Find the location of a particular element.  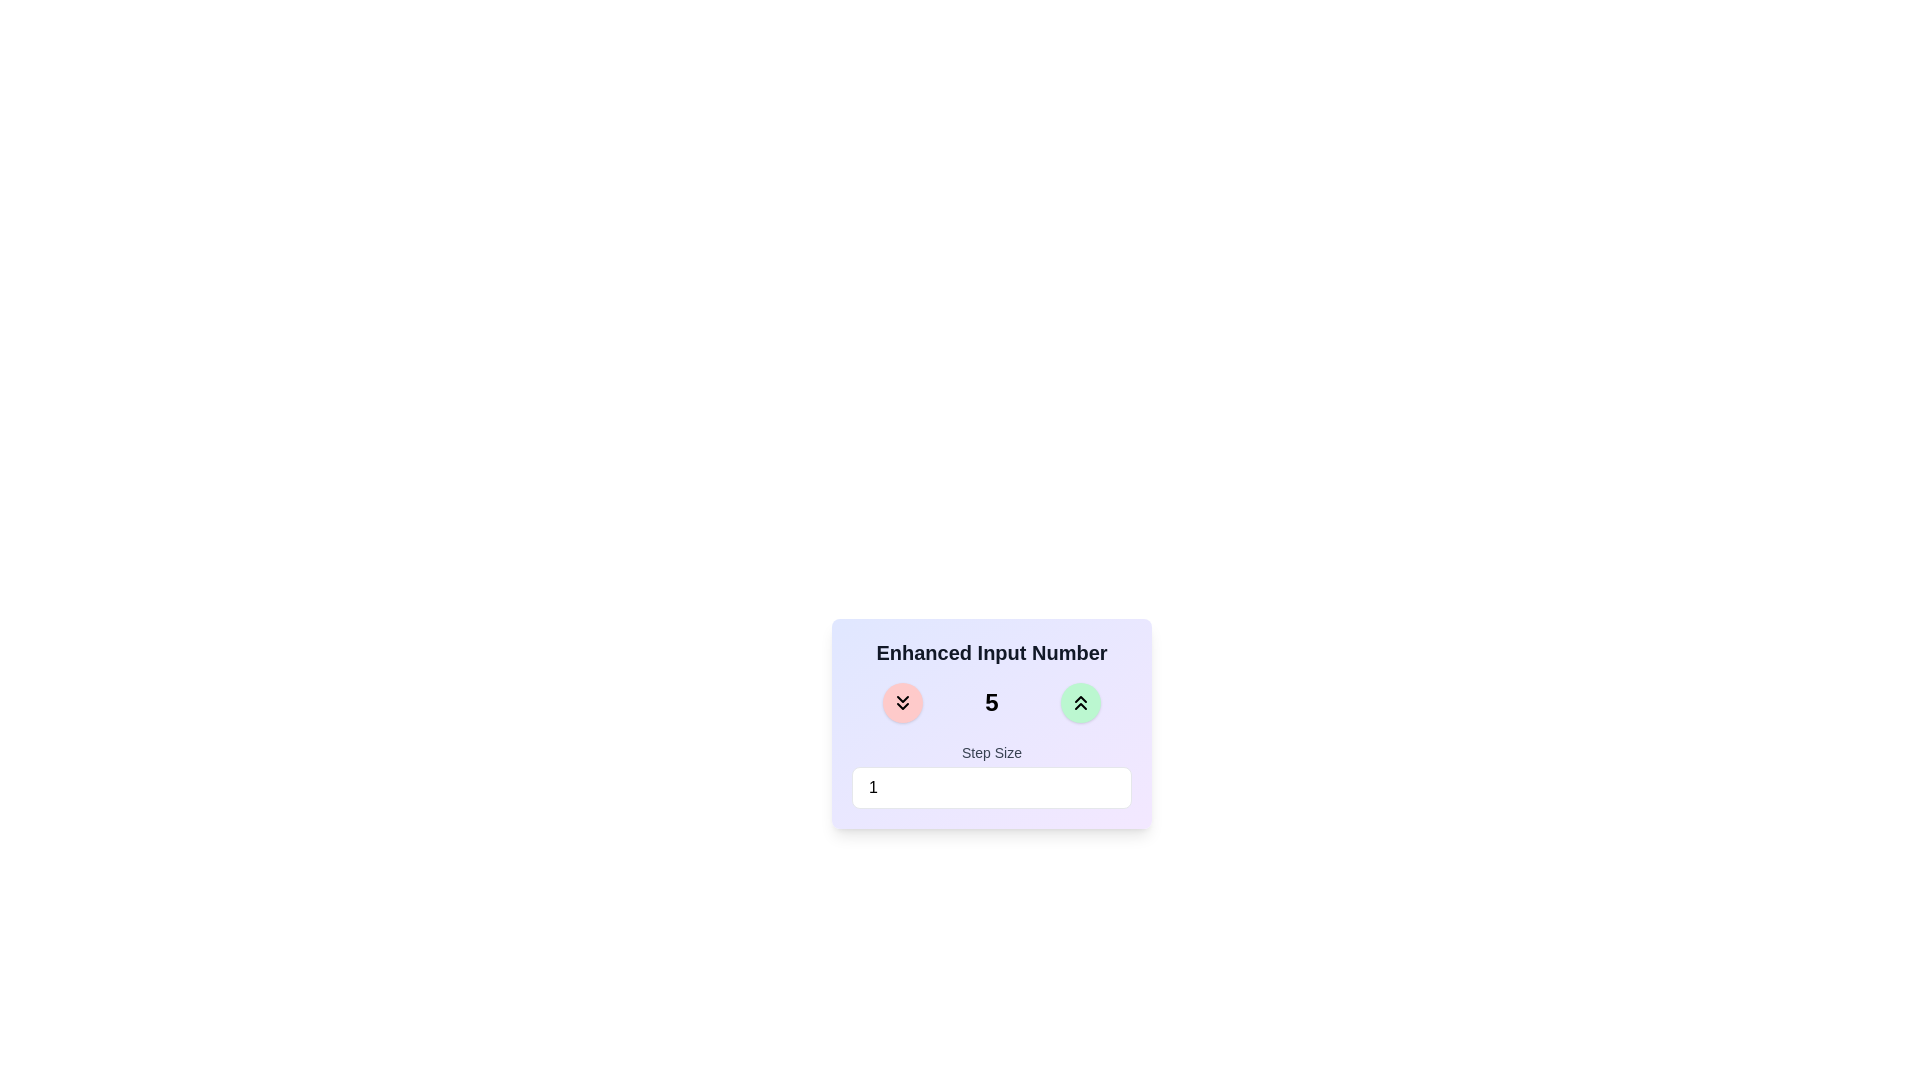

the numeric input field for 'Step Size' which is a horizontally rectangular box with a rounded border is located at coordinates (992, 786).